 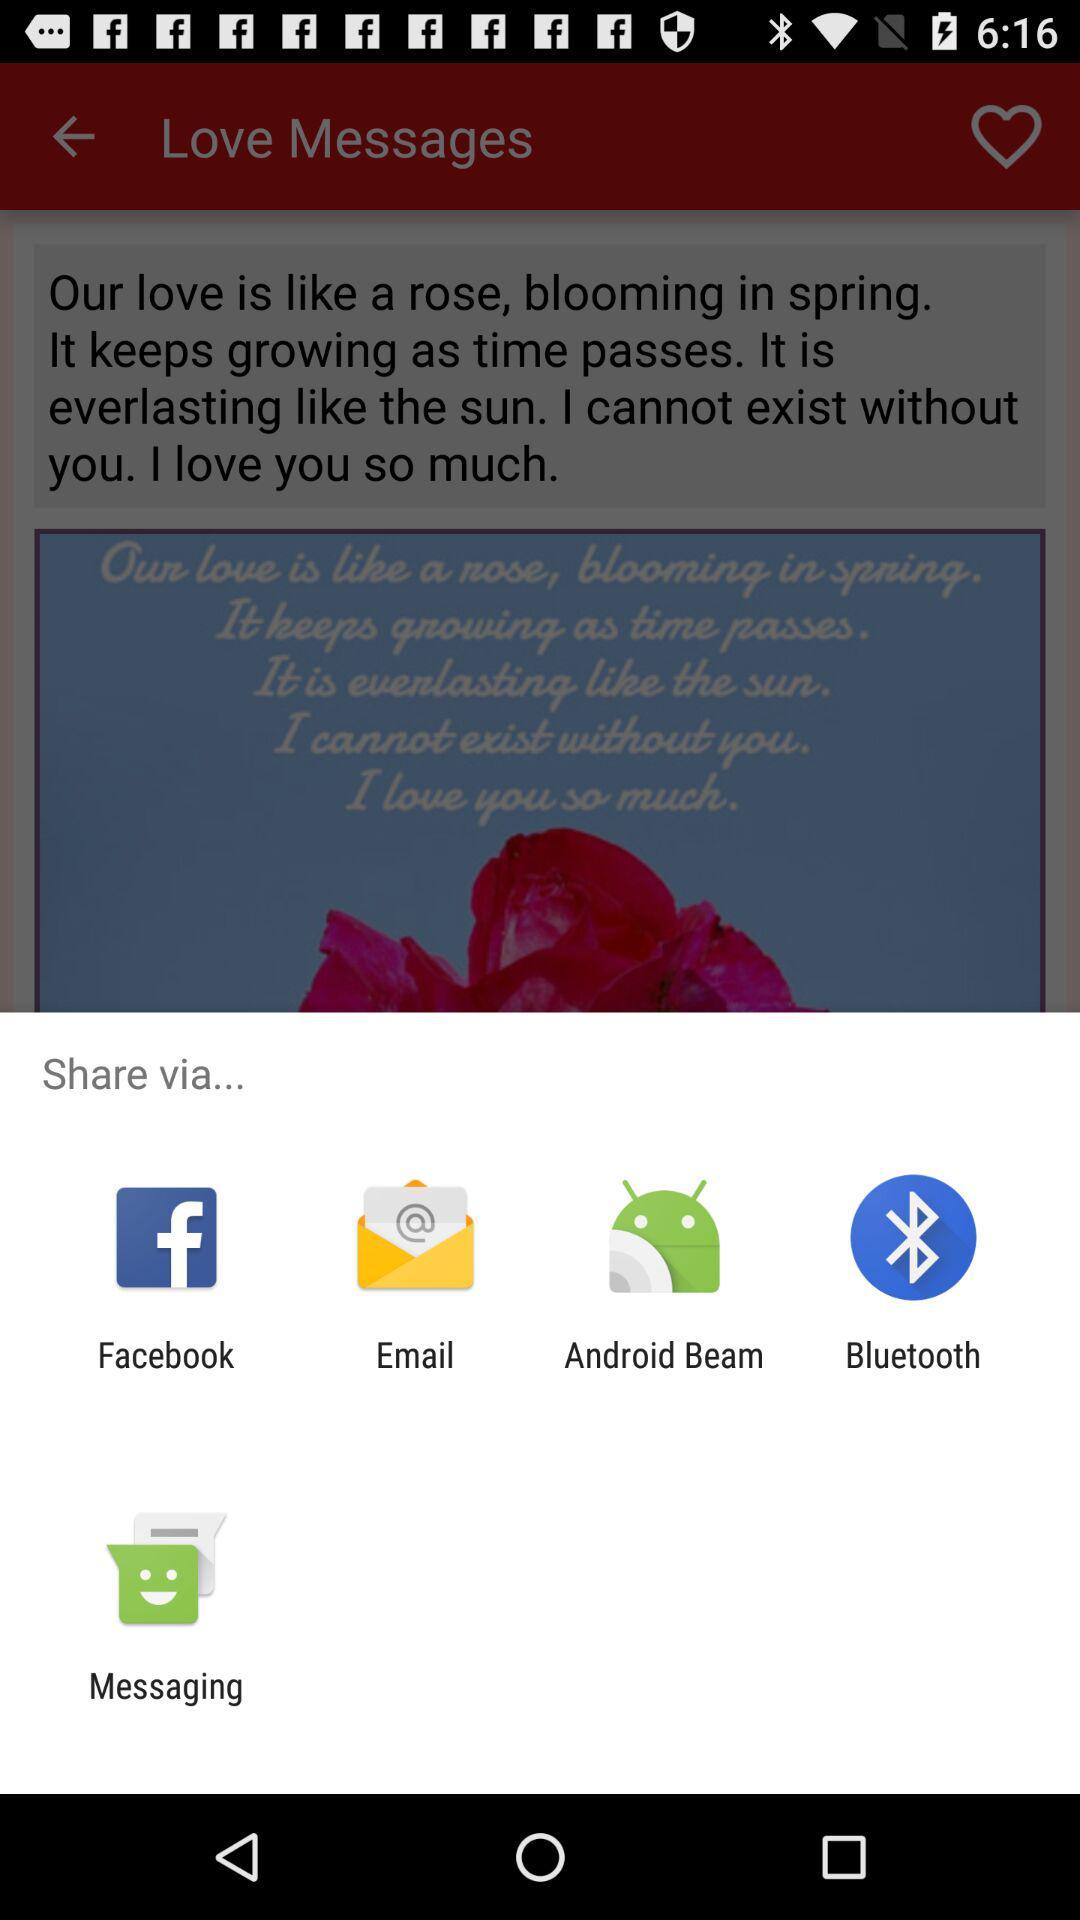 I want to click on item next to the android beam icon, so click(x=913, y=1374).